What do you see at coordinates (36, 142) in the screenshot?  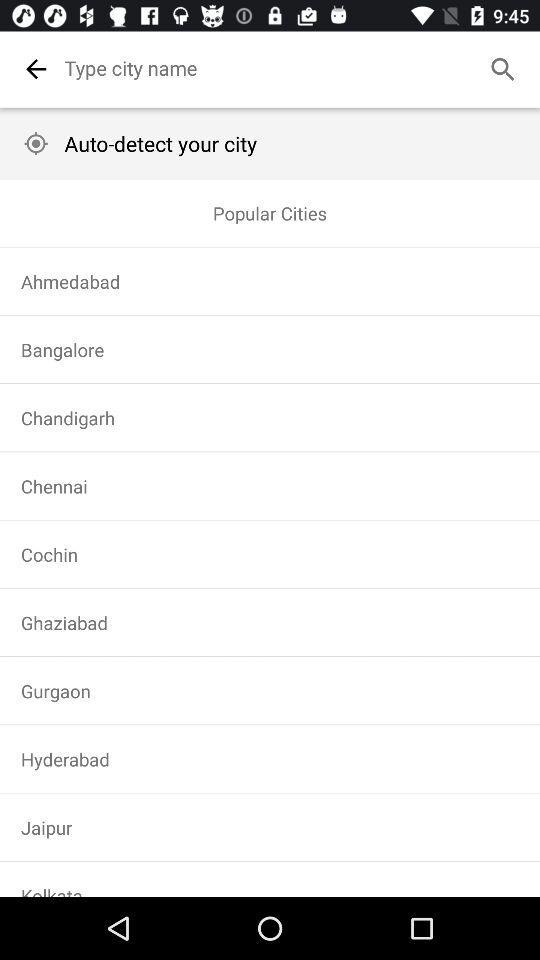 I see `automatic gps localization` at bounding box center [36, 142].